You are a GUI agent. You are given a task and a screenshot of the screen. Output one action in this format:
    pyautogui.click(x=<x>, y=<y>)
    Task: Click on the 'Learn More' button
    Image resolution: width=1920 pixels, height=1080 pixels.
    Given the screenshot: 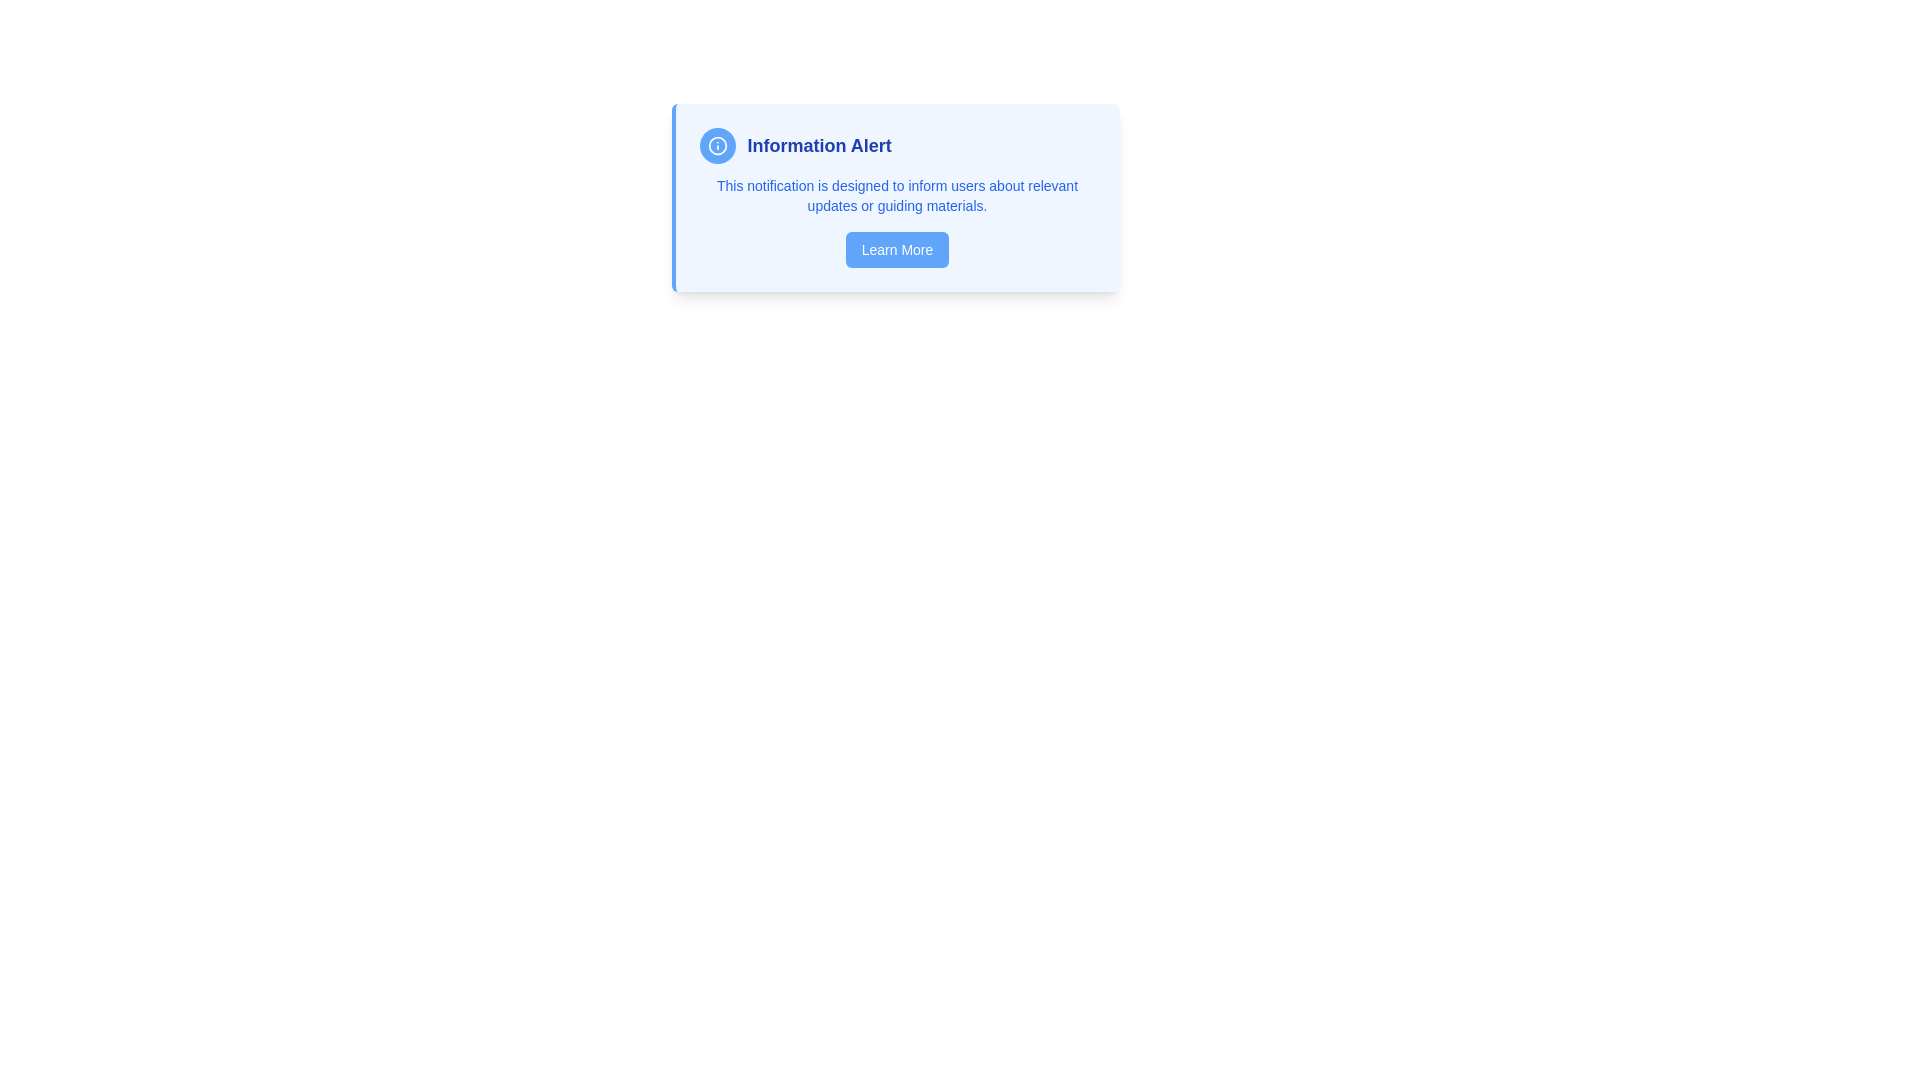 What is the action you would take?
    pyautogui.click(x=896, y=249)
    